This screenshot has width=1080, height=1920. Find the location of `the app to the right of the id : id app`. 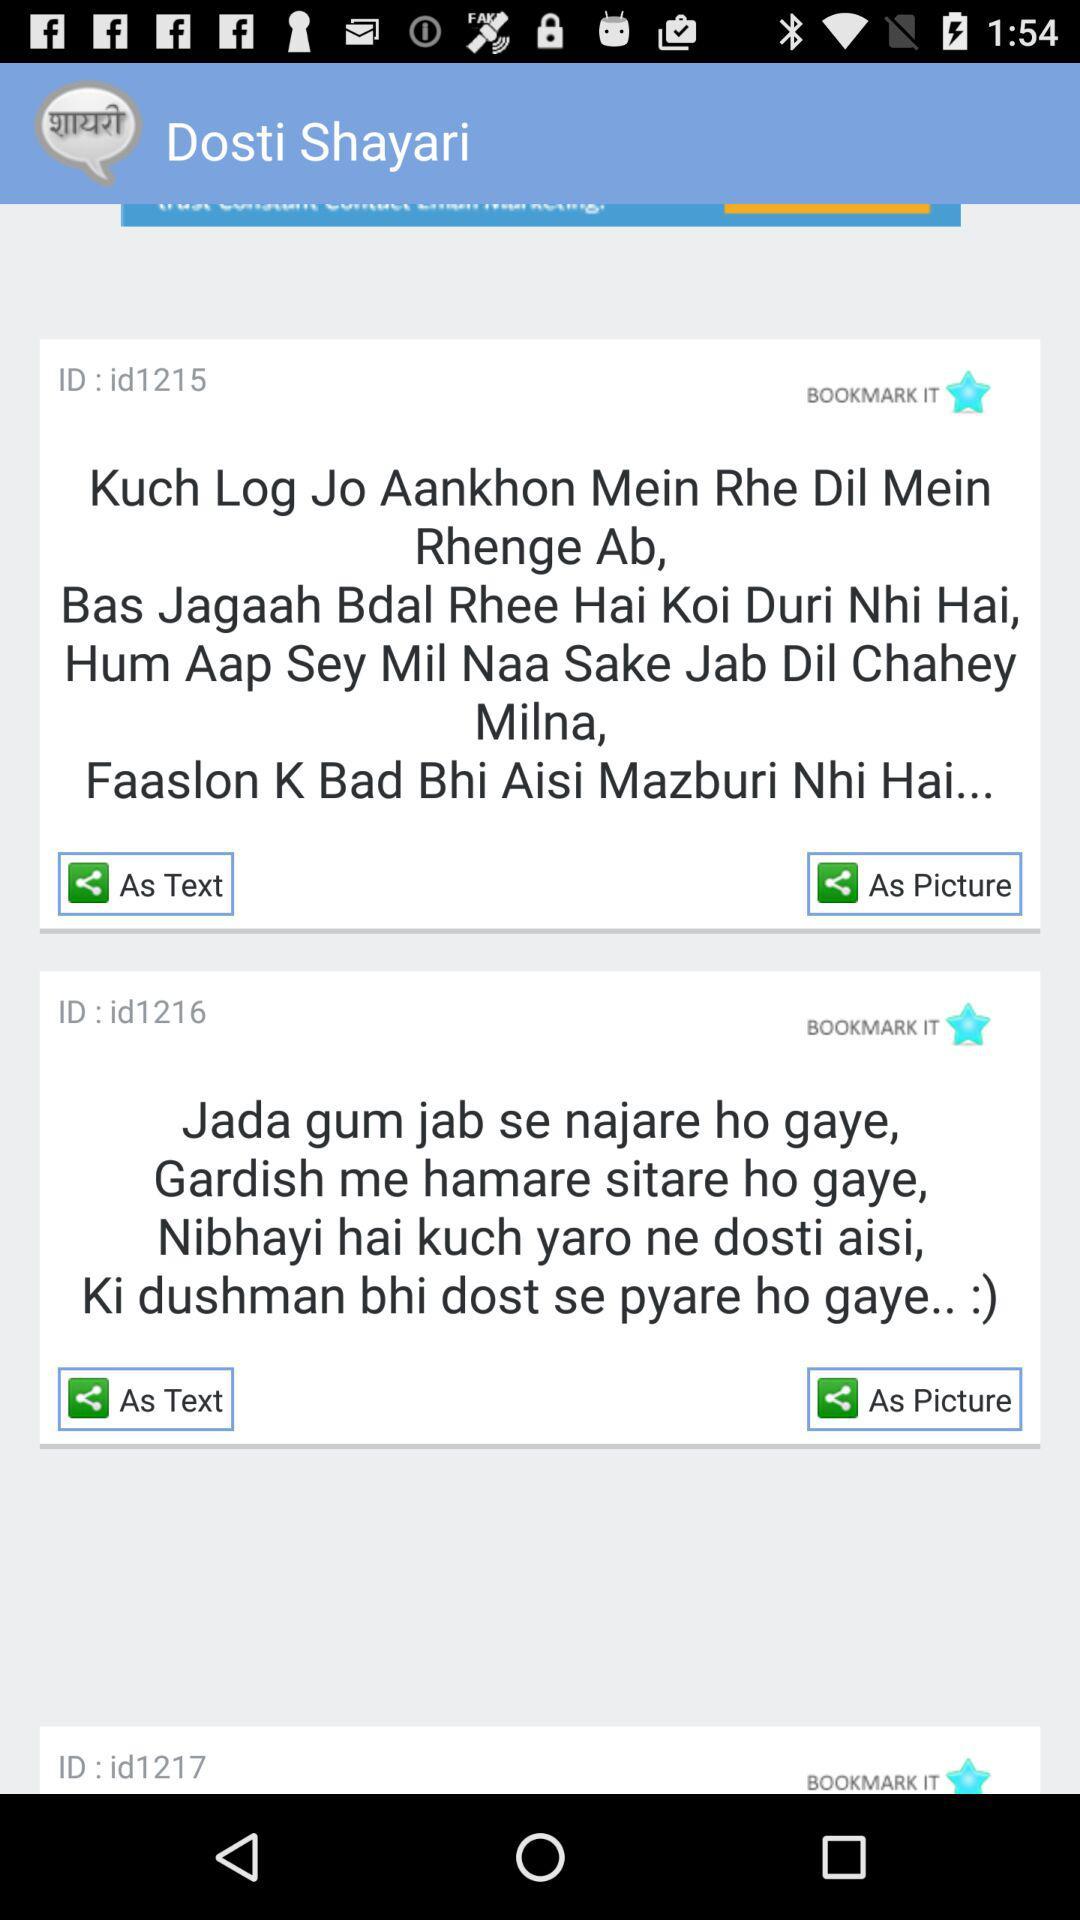

the app to the right of the id : id app is located at coordinates (169, 378).